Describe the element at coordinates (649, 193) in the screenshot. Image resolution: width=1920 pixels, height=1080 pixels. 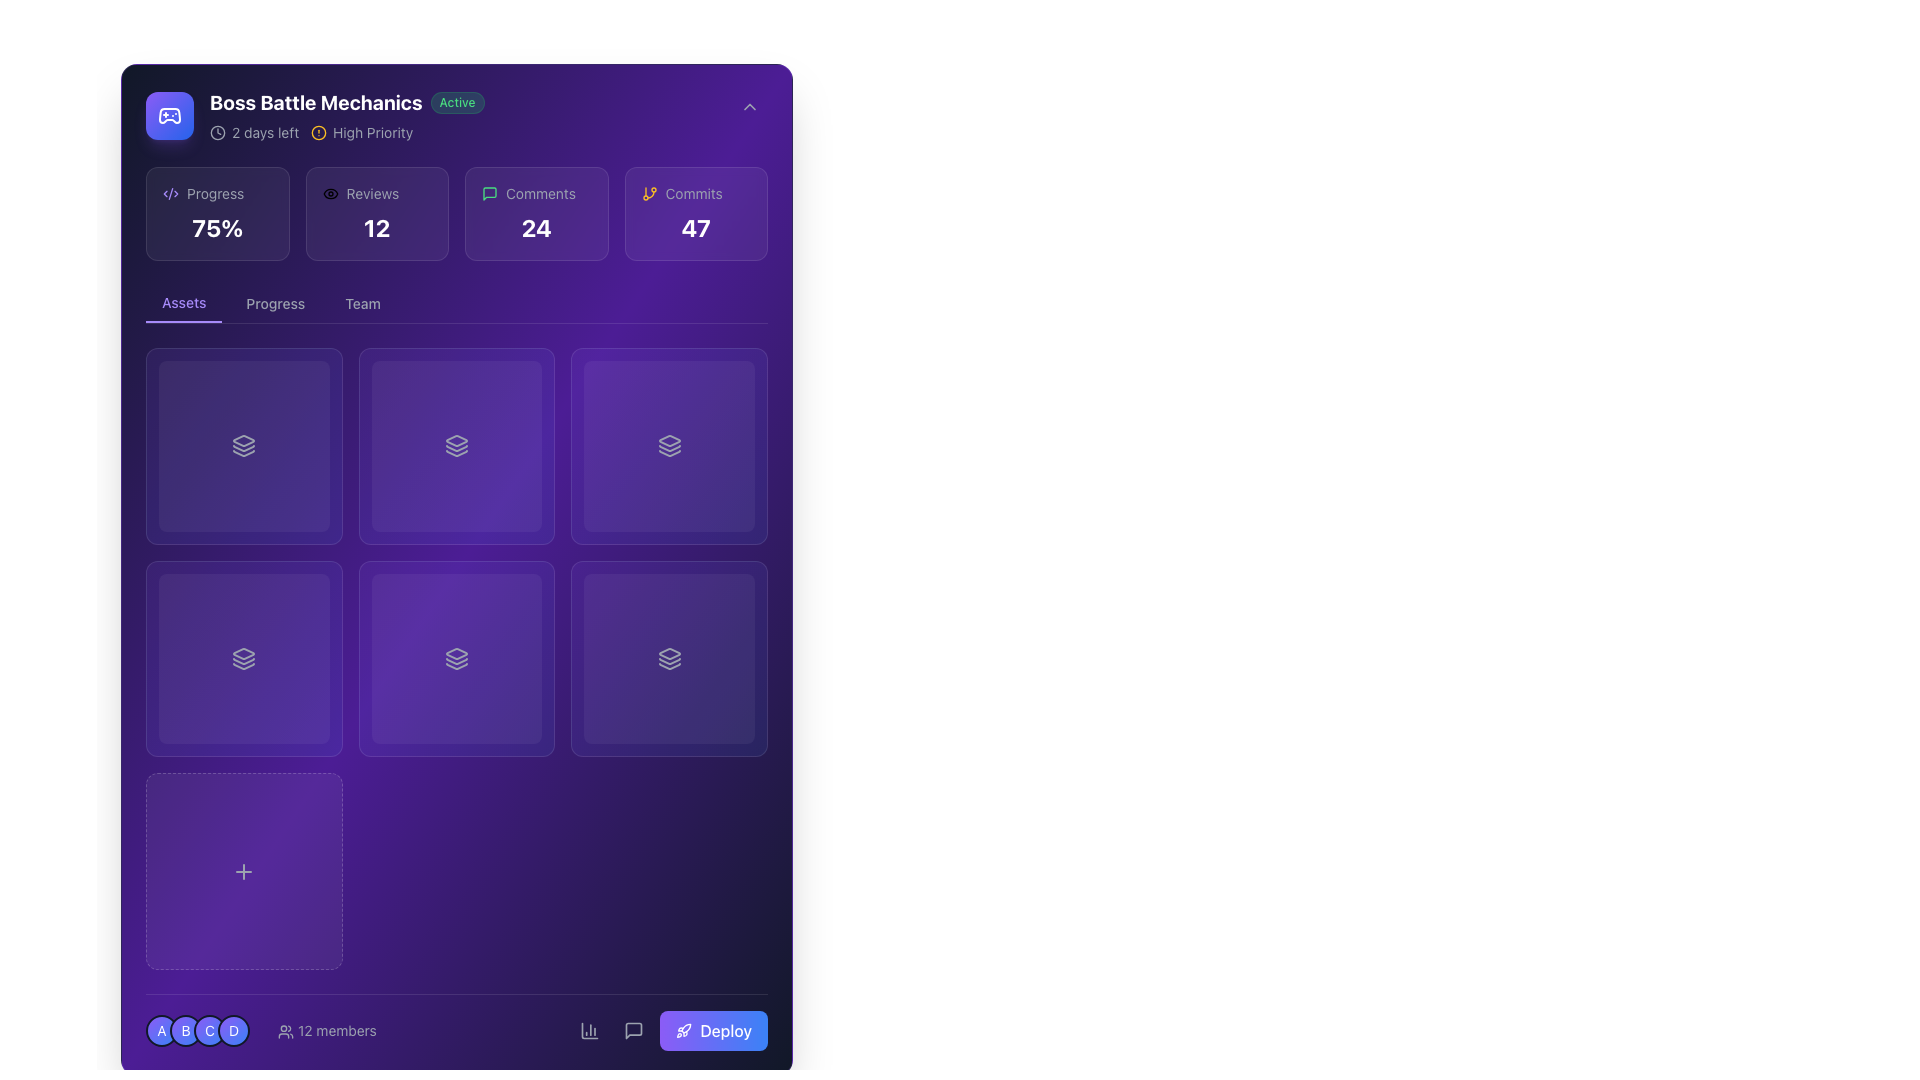
I see `the unique orange icon representing branching in version control, located before the 'Commits' label in the upper section of the application interface` at that location.